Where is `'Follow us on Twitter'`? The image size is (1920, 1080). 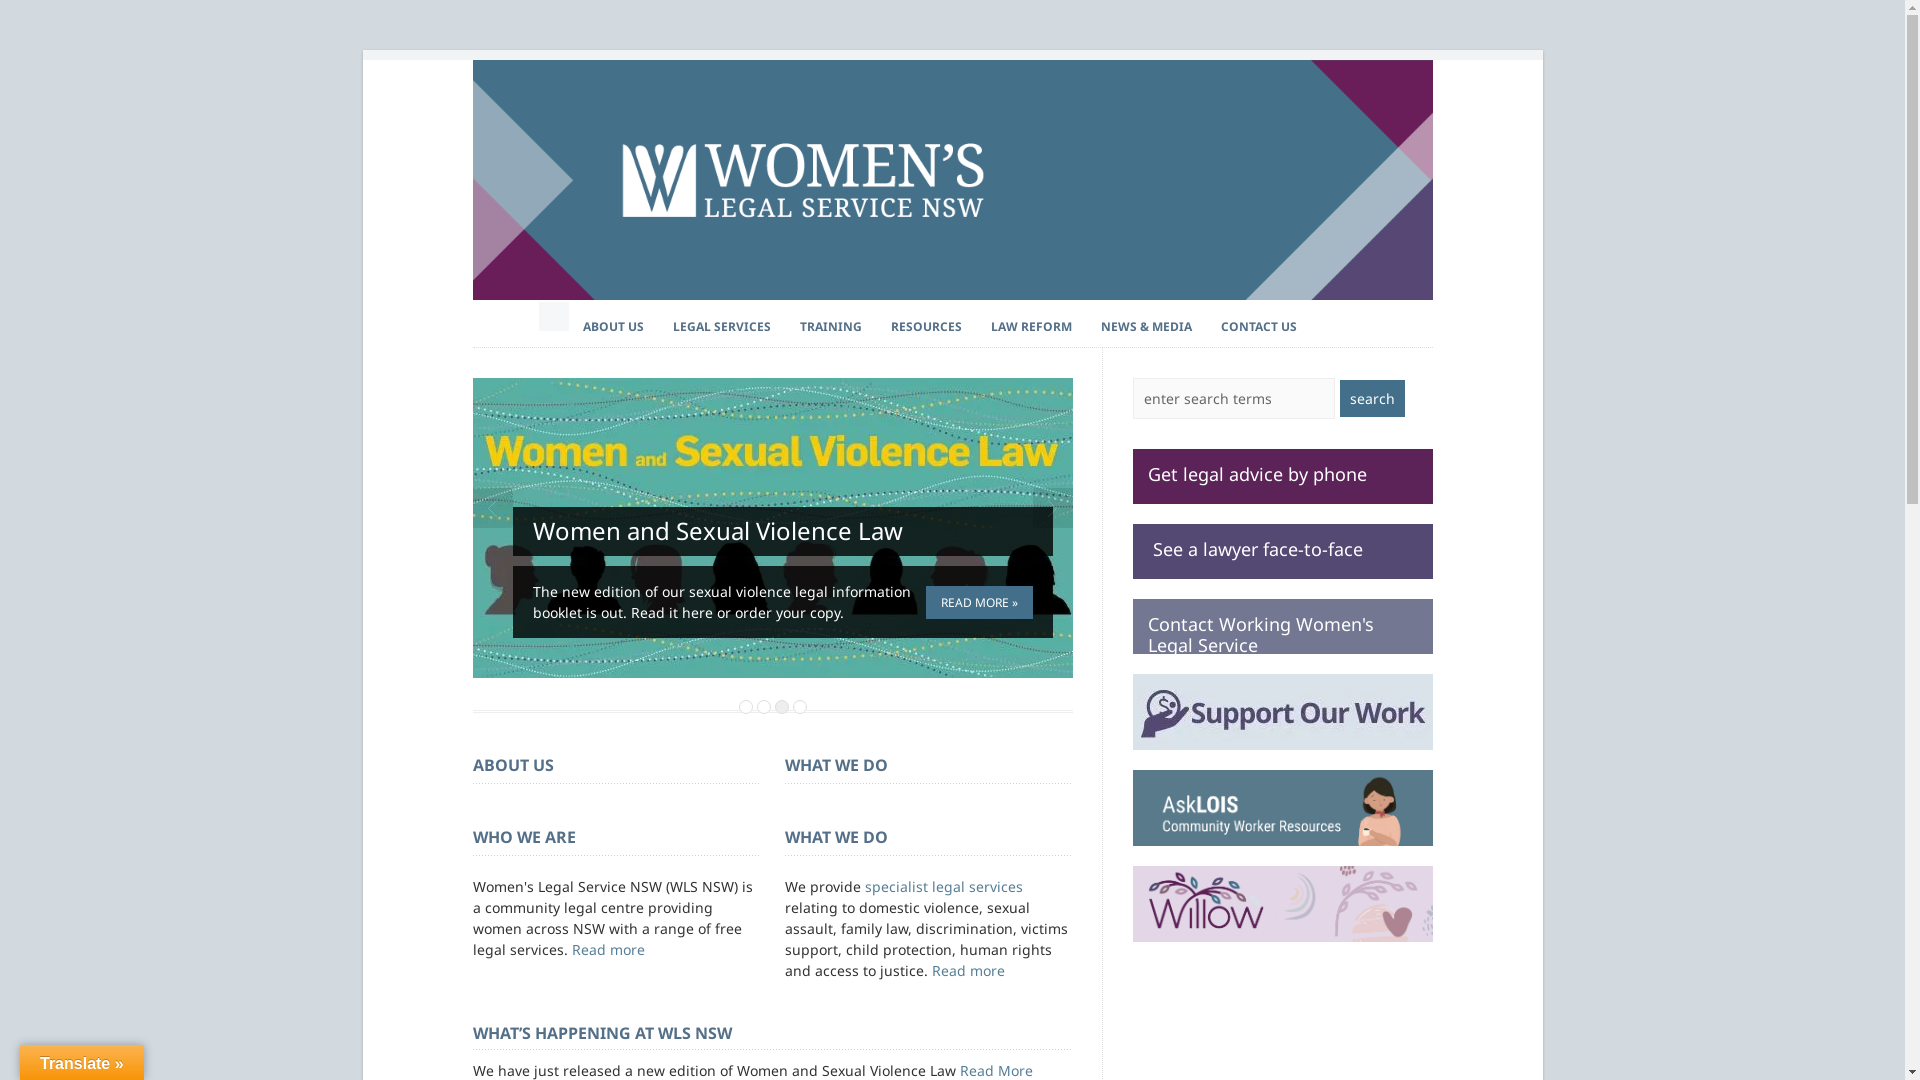
'Follow us on Twitter' is located at coordinates (1325, 315).